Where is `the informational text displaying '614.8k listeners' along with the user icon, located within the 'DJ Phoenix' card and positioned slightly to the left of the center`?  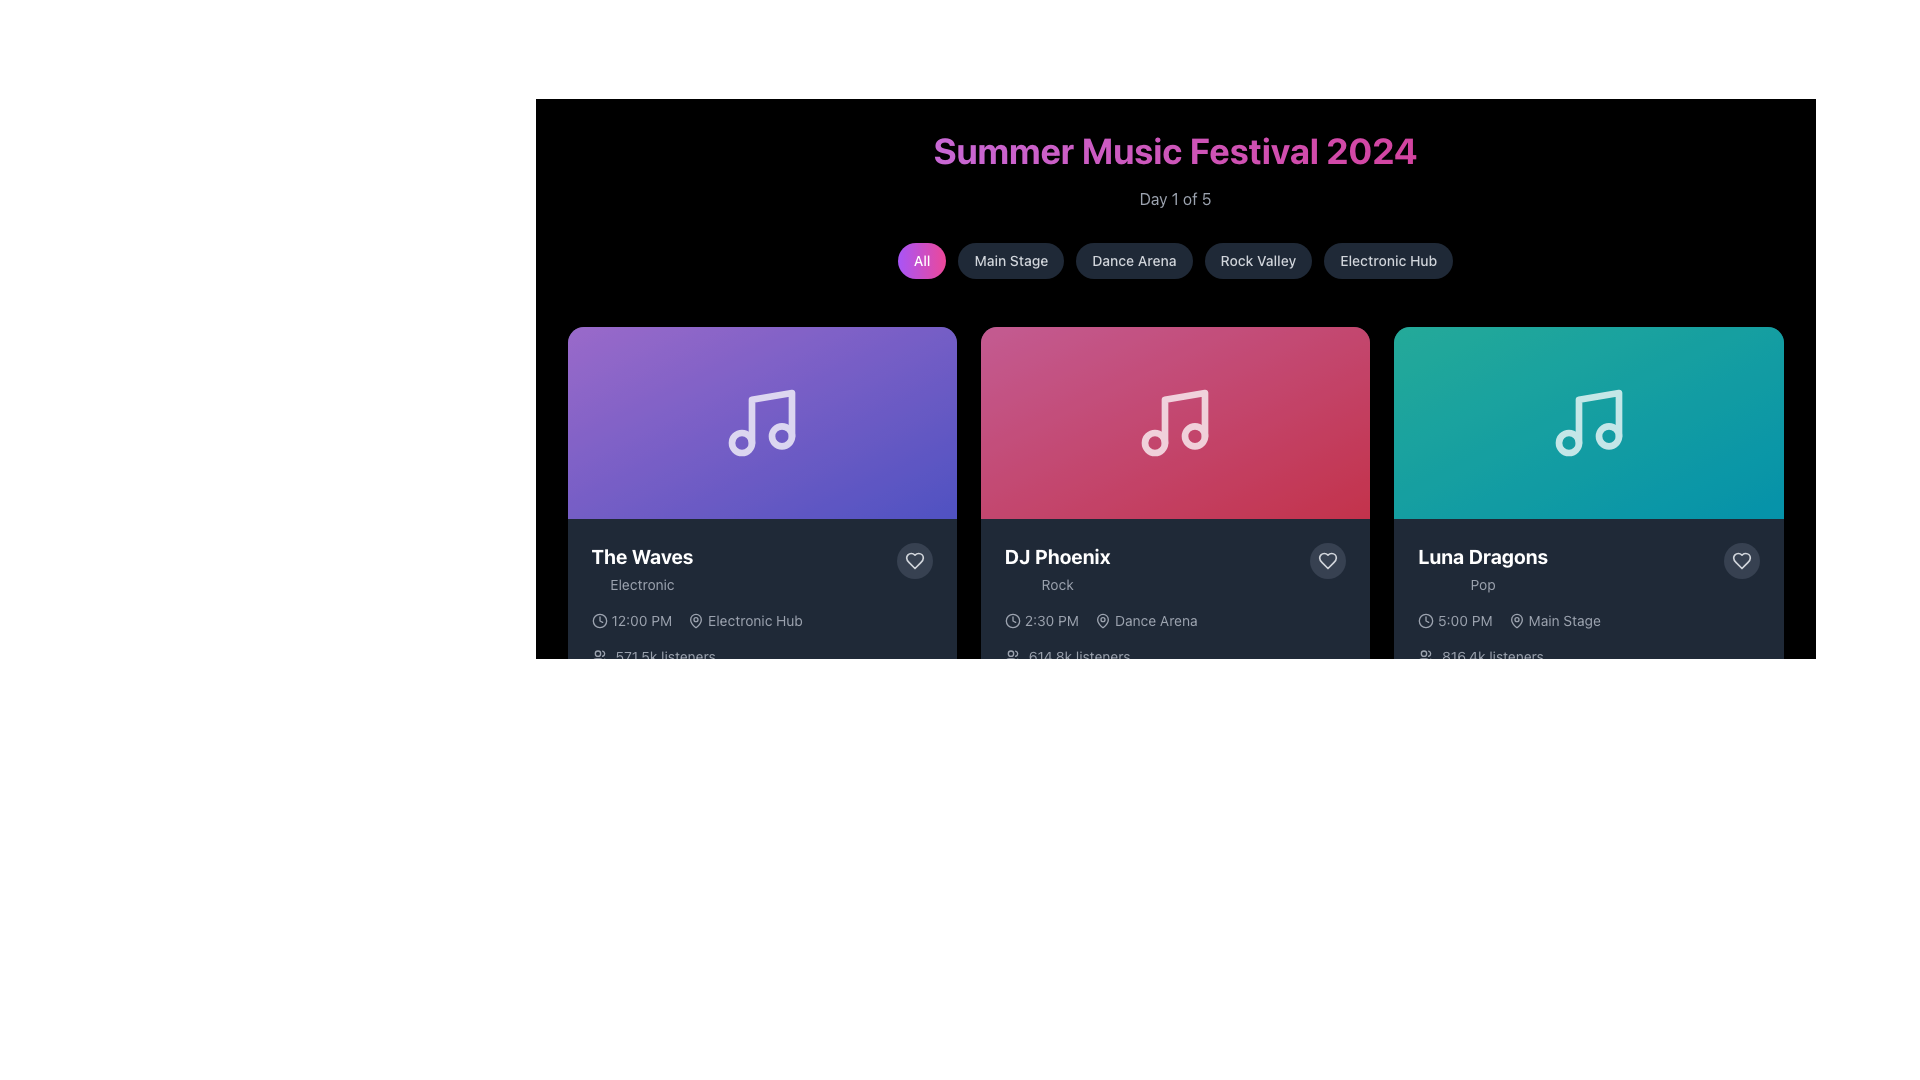
the informational text displaying '614.8k listeners' along with the user icon, located within the 'DJ Phoenix' card and positioned slightly to the left of the center is located at coordinates (1175, 656).